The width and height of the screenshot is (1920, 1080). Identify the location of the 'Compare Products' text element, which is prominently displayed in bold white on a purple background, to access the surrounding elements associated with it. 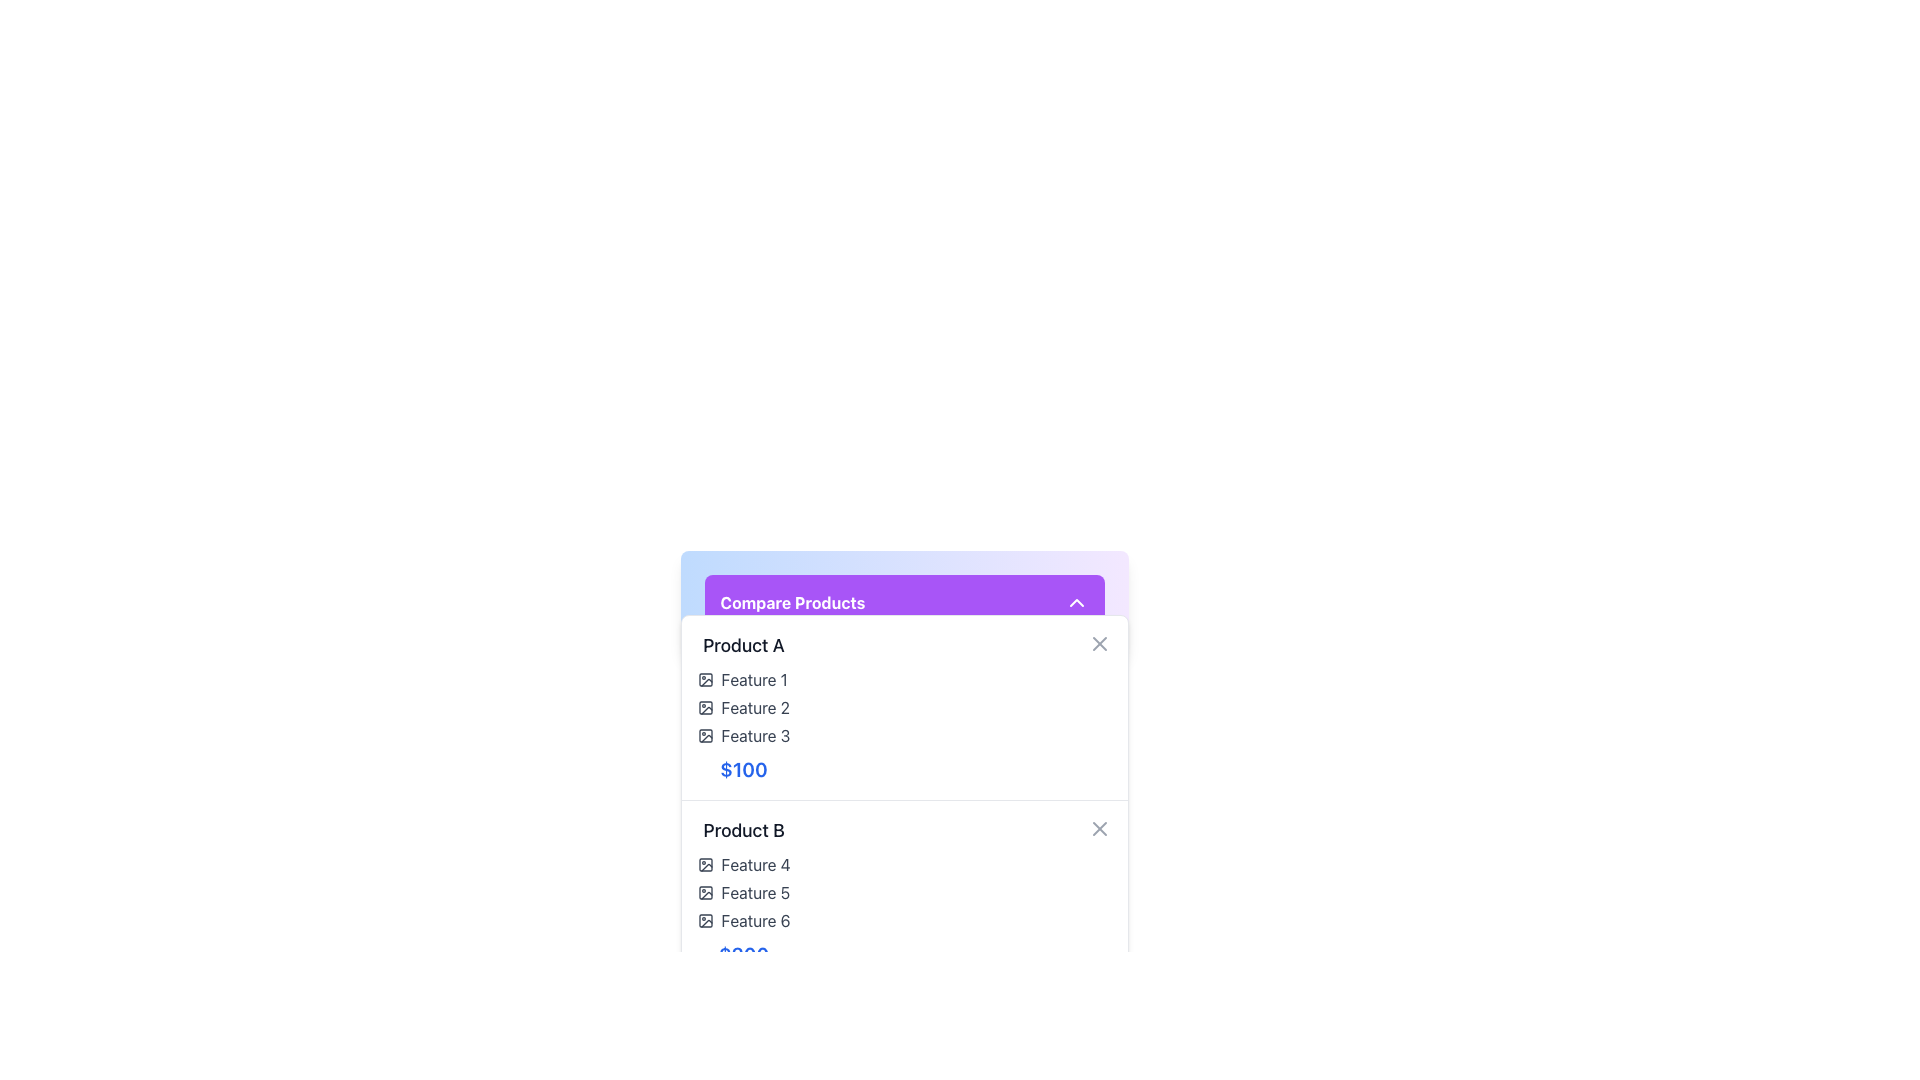
(791, 601).